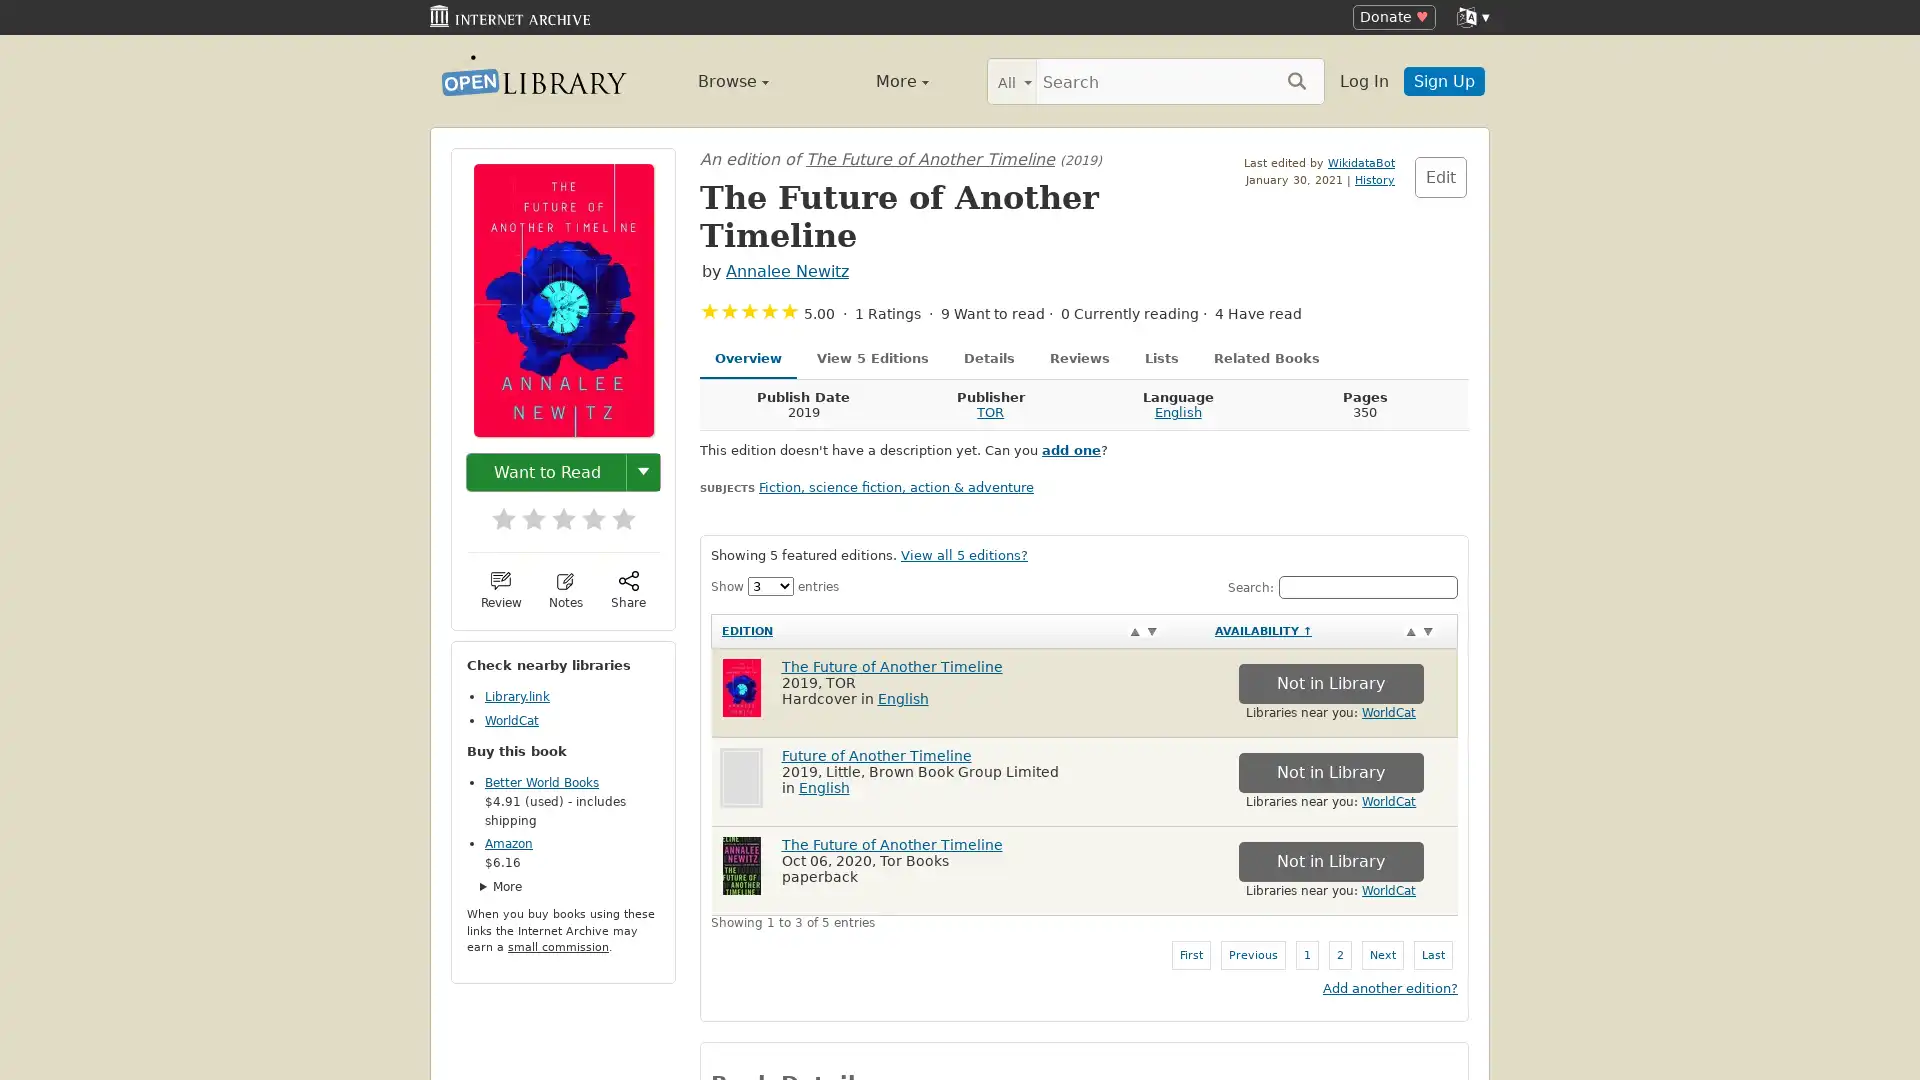 The width and height of the screenshot is (1920, 1080). I want to click on Search submit, so click(1296, 79).